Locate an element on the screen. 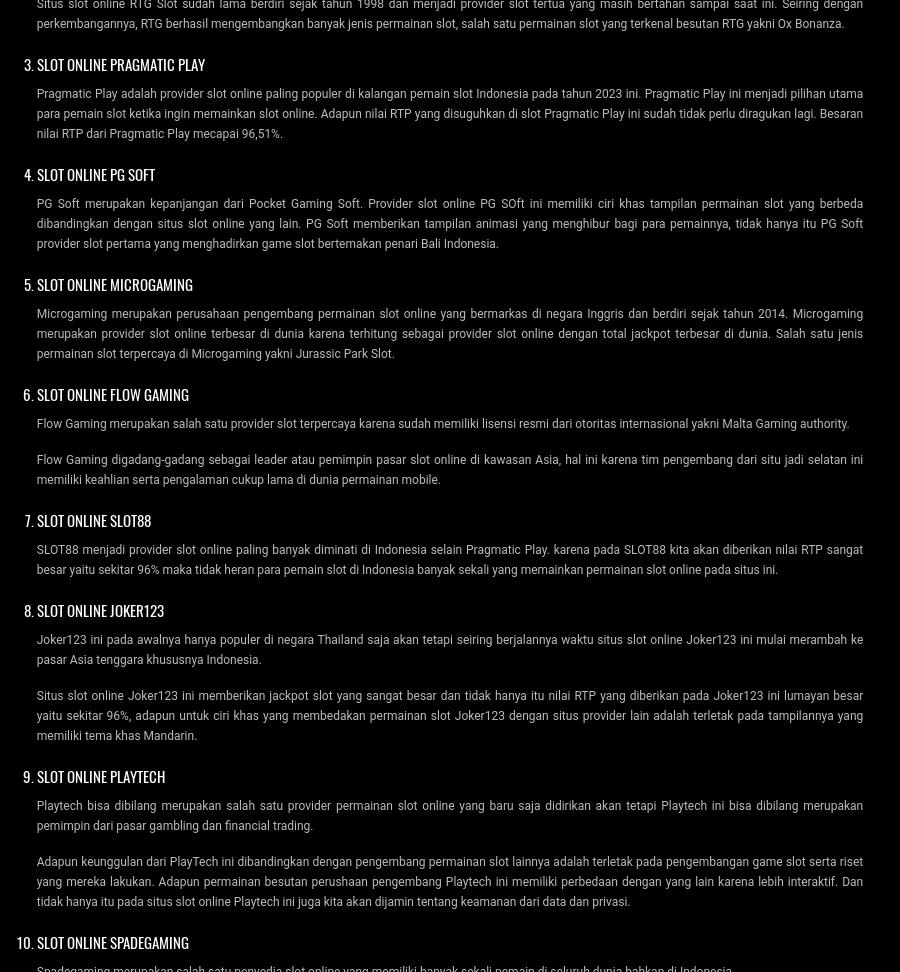 The width and height of the screenshot is (900, 972). 'Slot Online Pragmatic Play' is located at coordinates (119, 61).